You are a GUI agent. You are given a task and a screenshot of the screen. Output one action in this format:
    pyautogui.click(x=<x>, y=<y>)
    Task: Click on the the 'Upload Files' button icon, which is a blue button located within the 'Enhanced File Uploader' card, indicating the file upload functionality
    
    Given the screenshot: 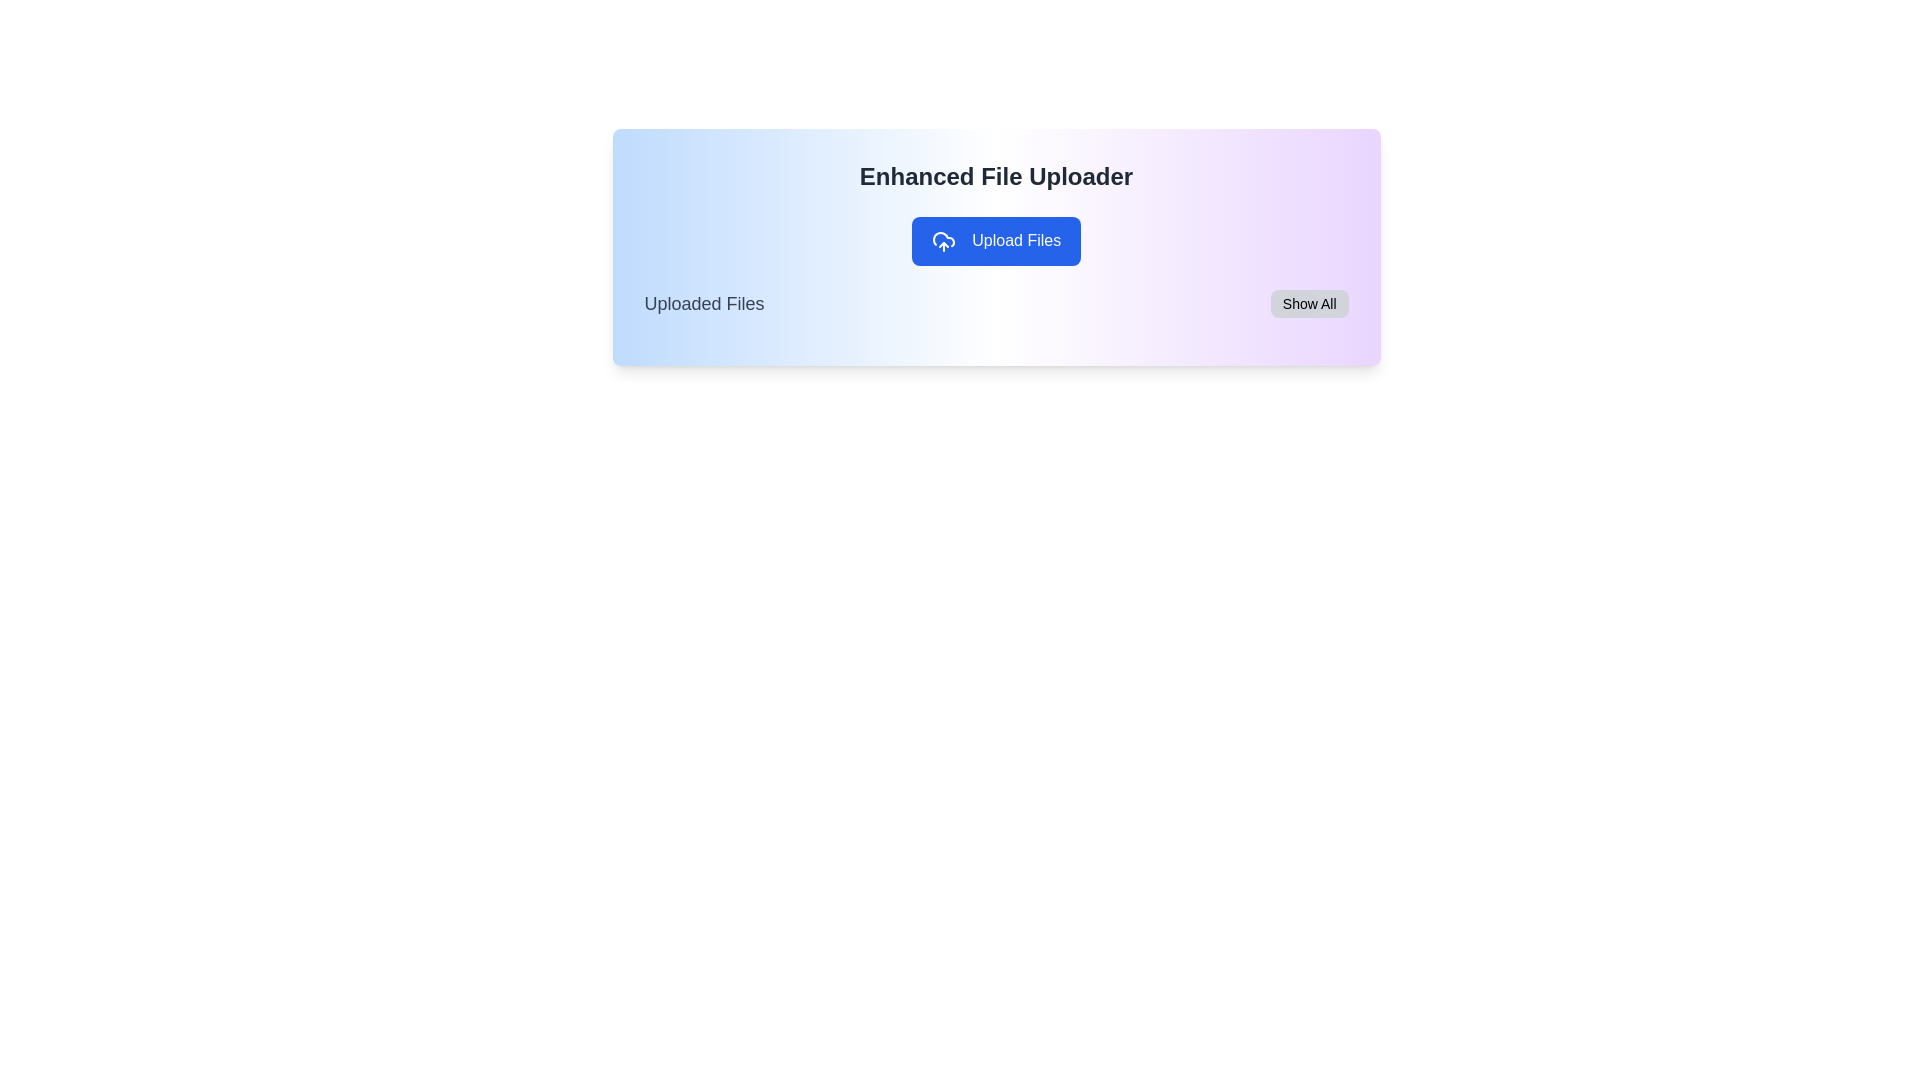 What is the action you would take?
    pyautogui.click(x=942, y=240)
    